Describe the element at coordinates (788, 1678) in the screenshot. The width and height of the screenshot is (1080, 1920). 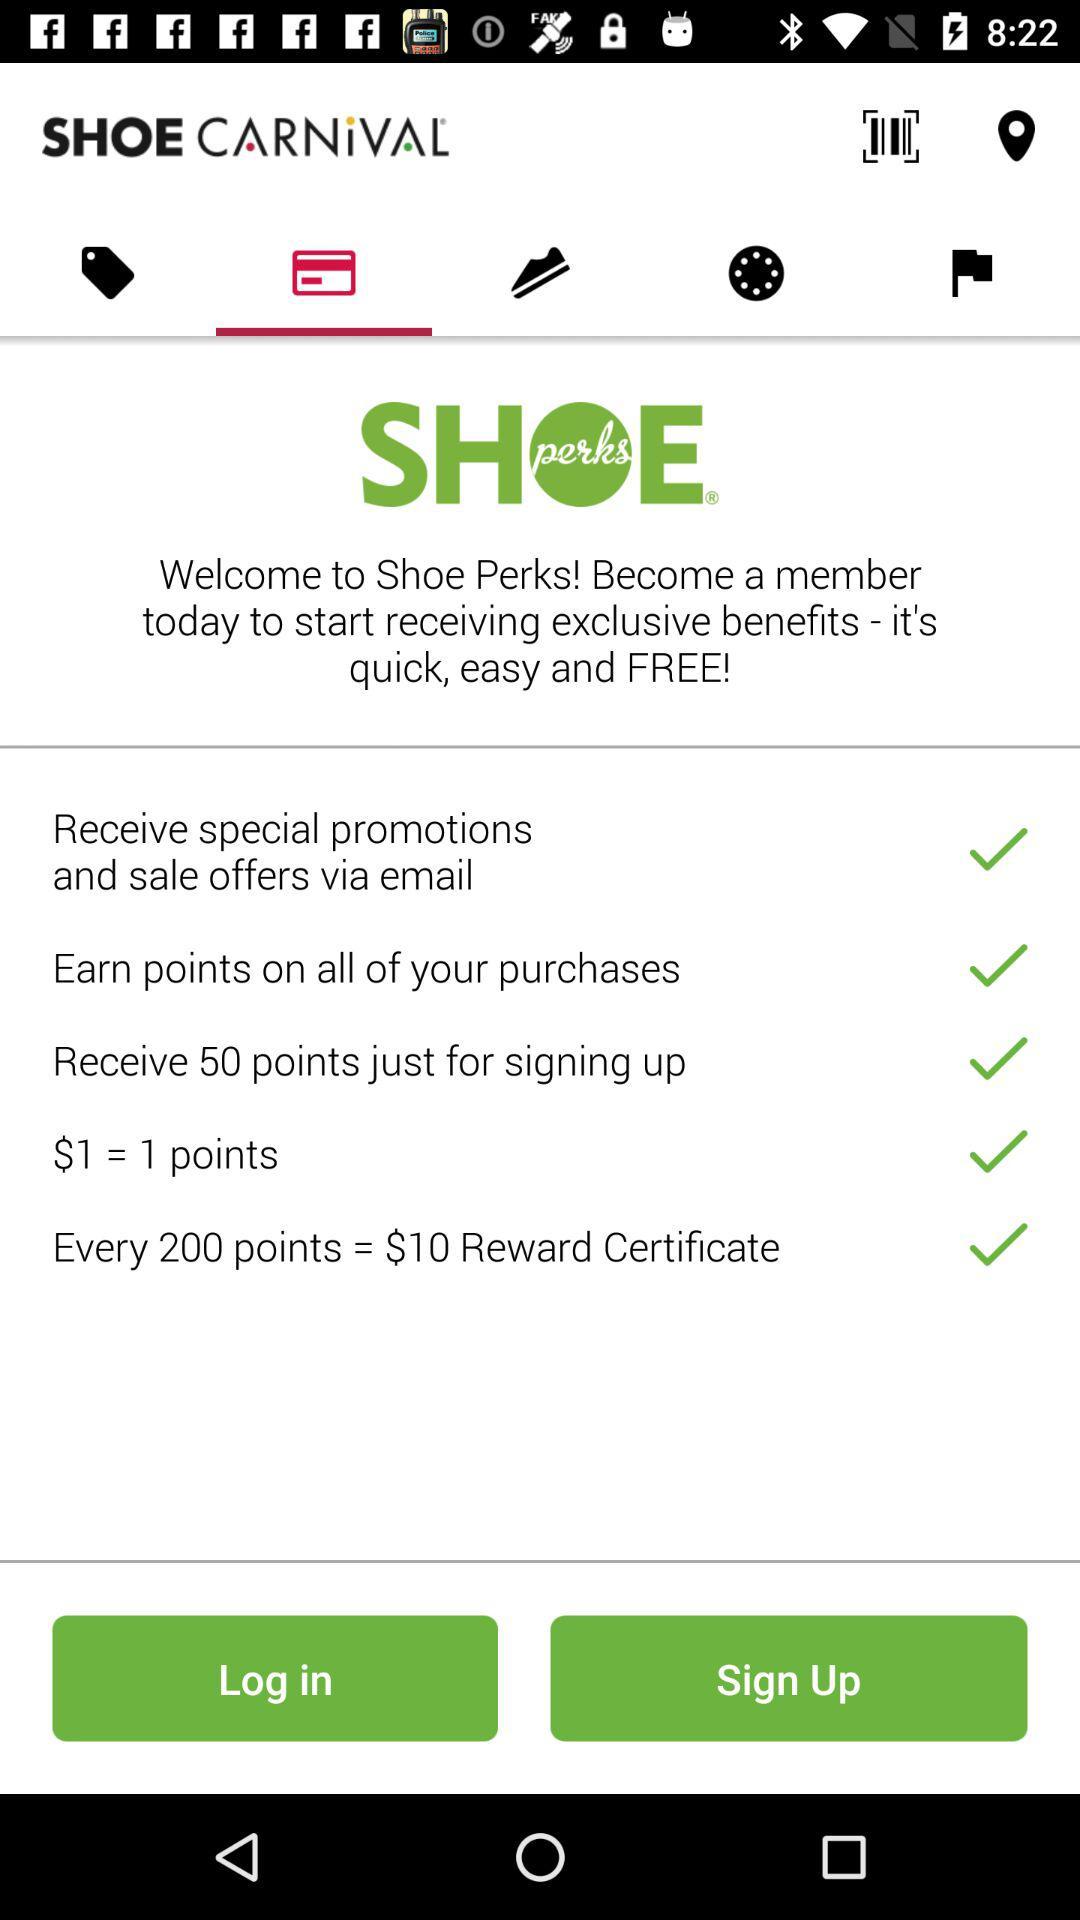
I see `the sign up item` at that location.